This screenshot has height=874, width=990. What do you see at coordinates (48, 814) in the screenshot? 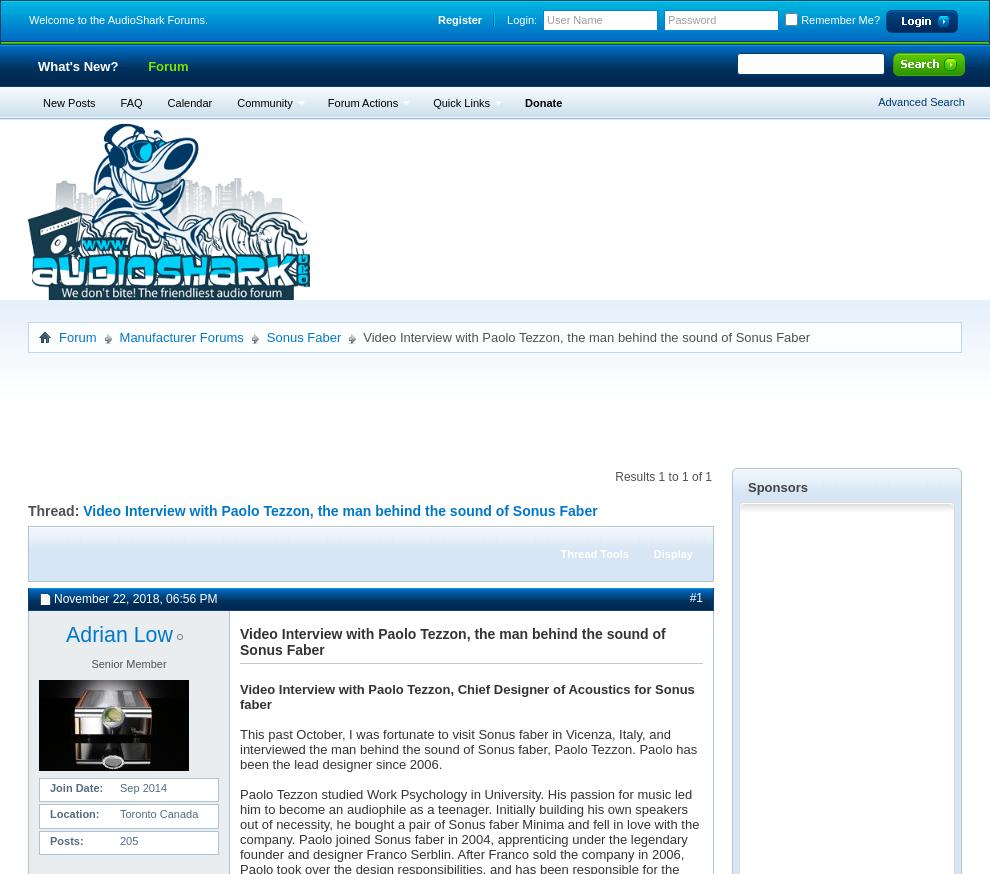
I see `'Location'` at bounding box center [48, 814].